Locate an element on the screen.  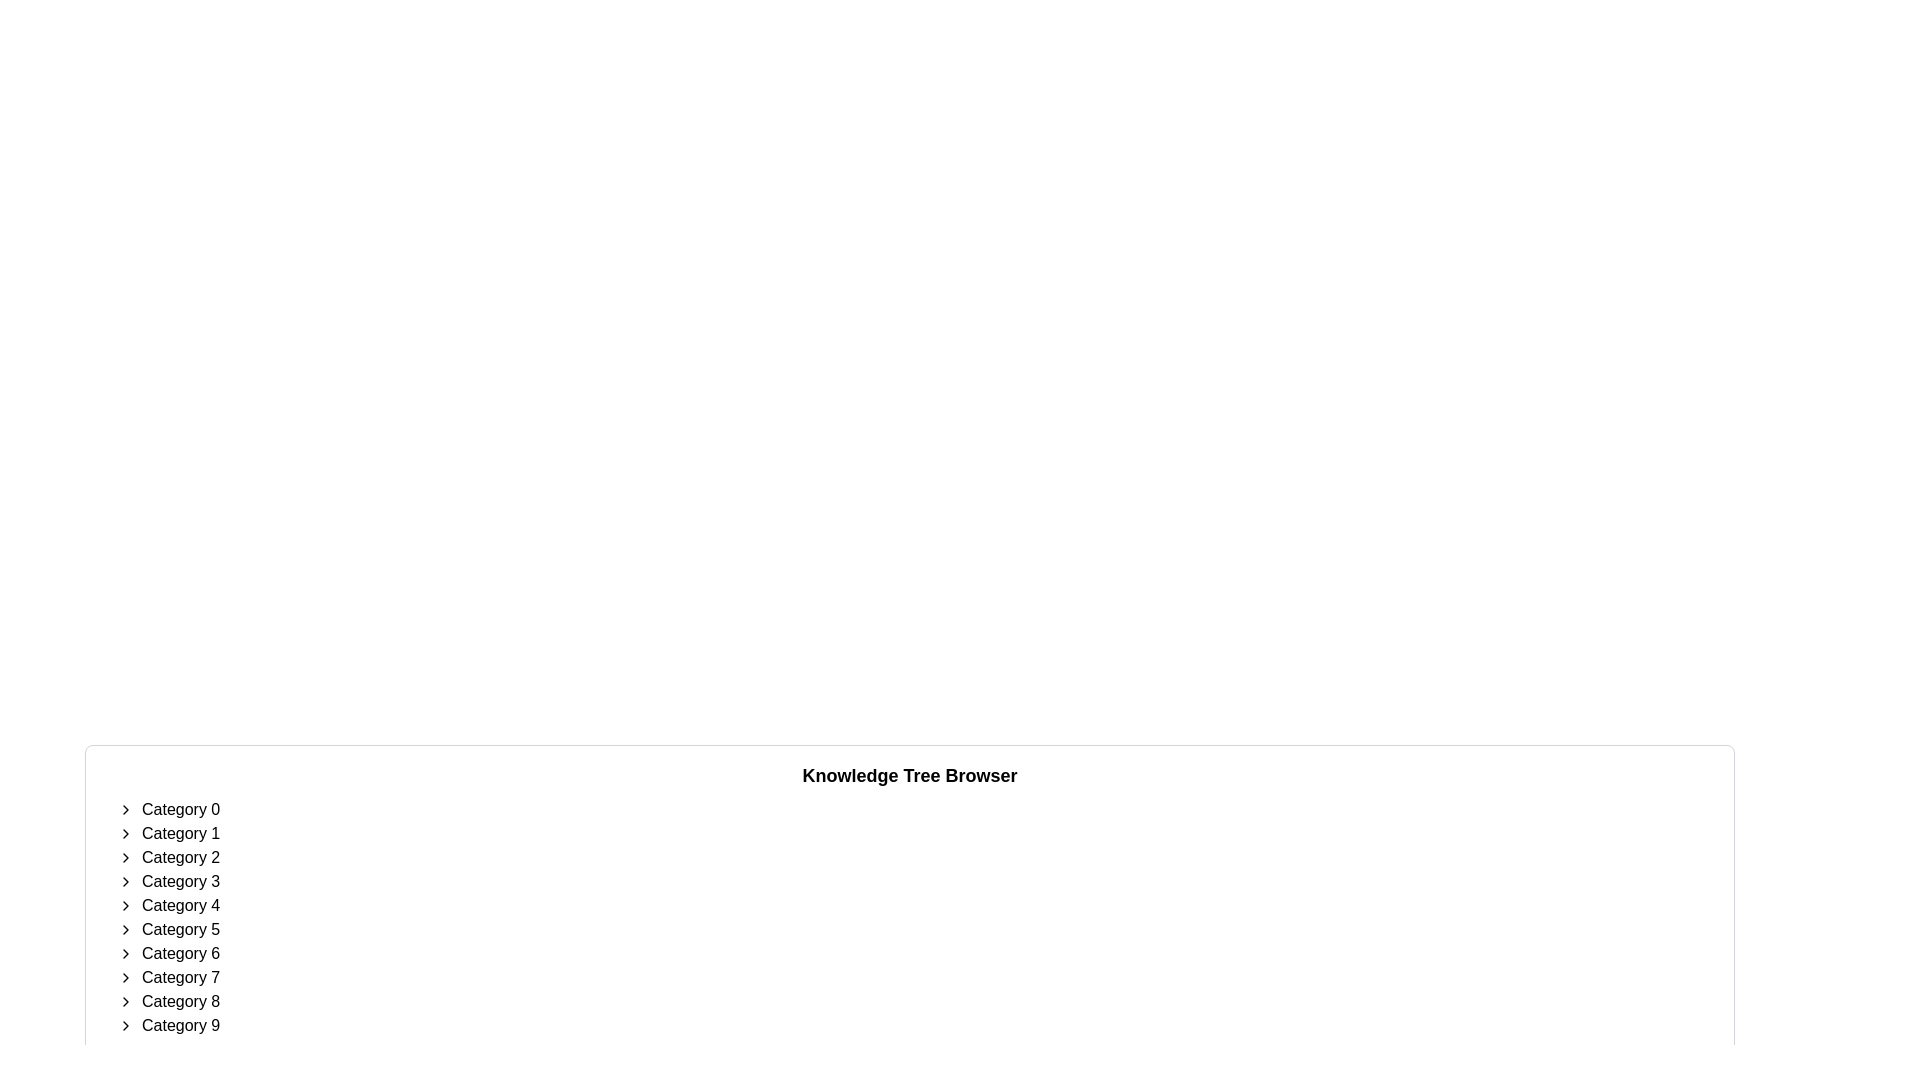
the rightward-pointing chevron icon is located at coordinates (124, 1002).